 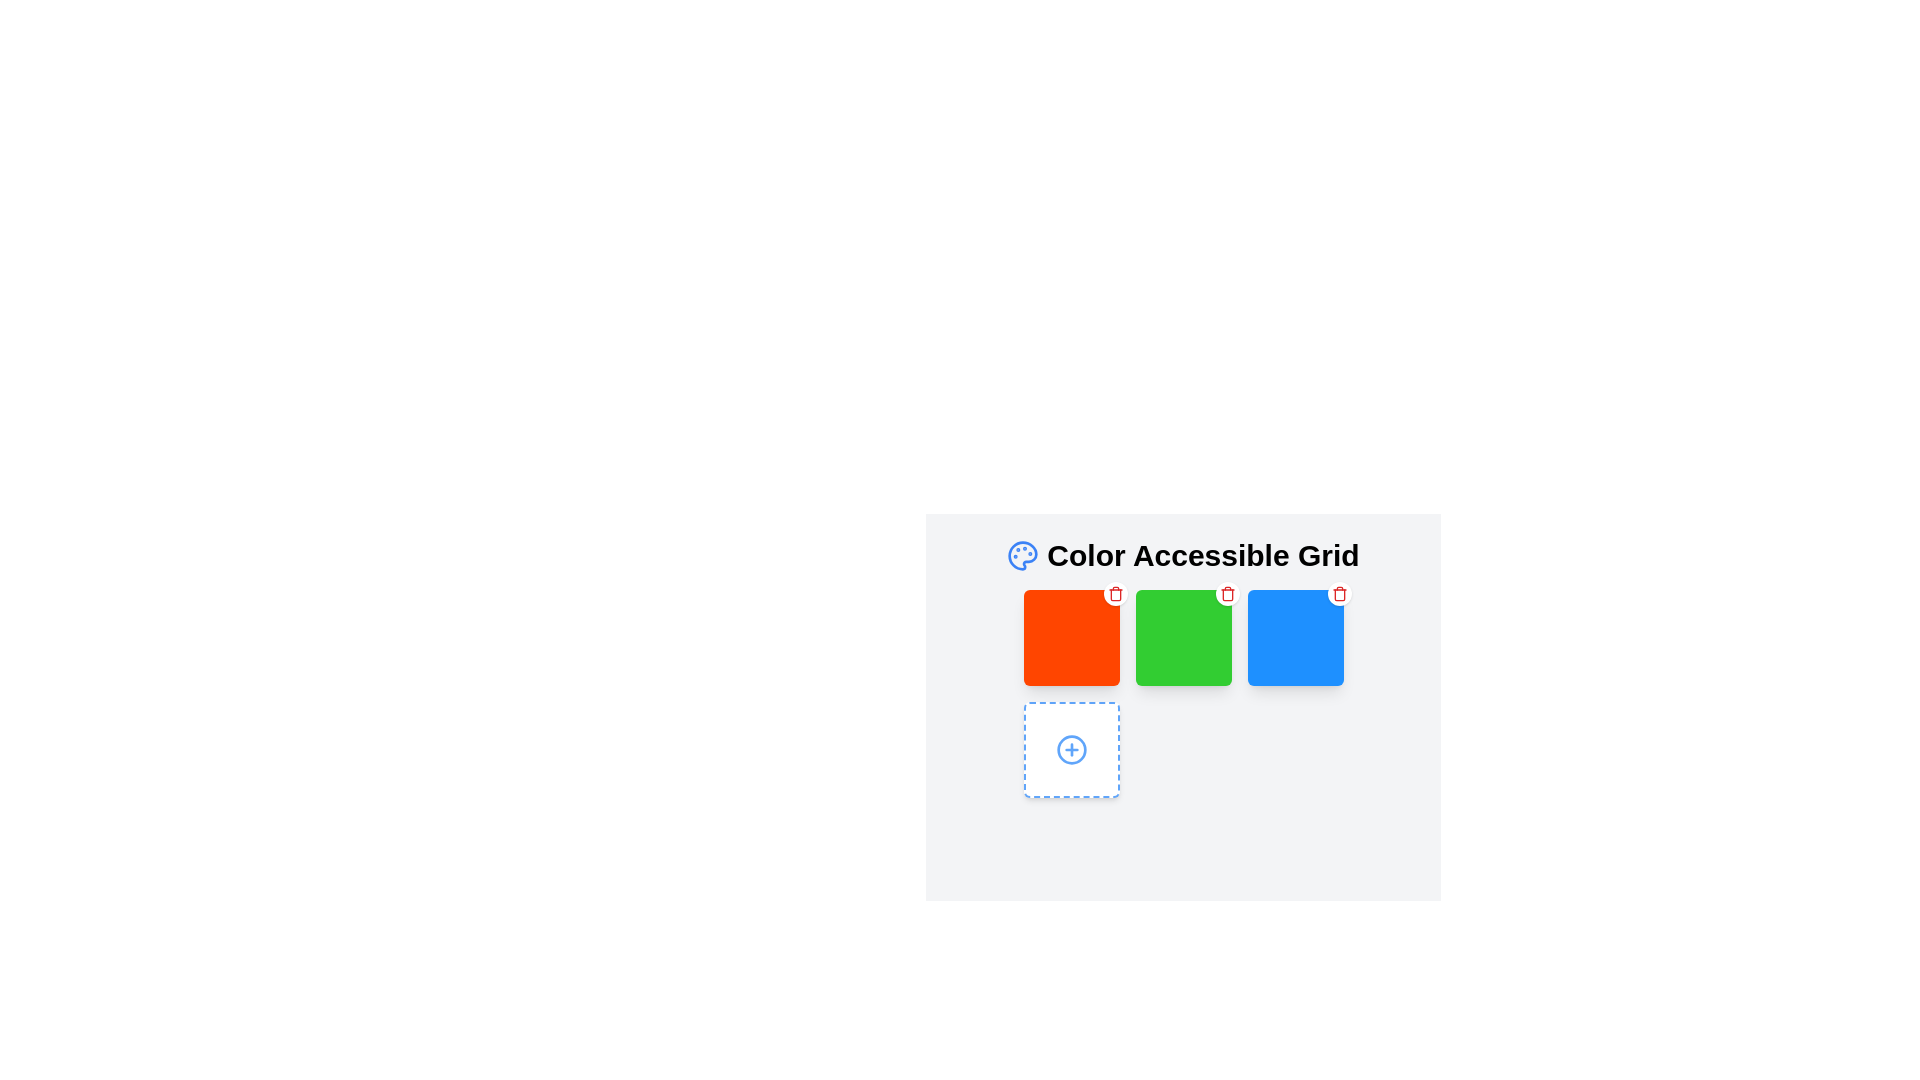 What do you see at coordinates (1226, 594) in the screenshot?
I see `the bottom-left region of the trashcan icon element that signifies a delete action` at bounding box center [1226, 594].